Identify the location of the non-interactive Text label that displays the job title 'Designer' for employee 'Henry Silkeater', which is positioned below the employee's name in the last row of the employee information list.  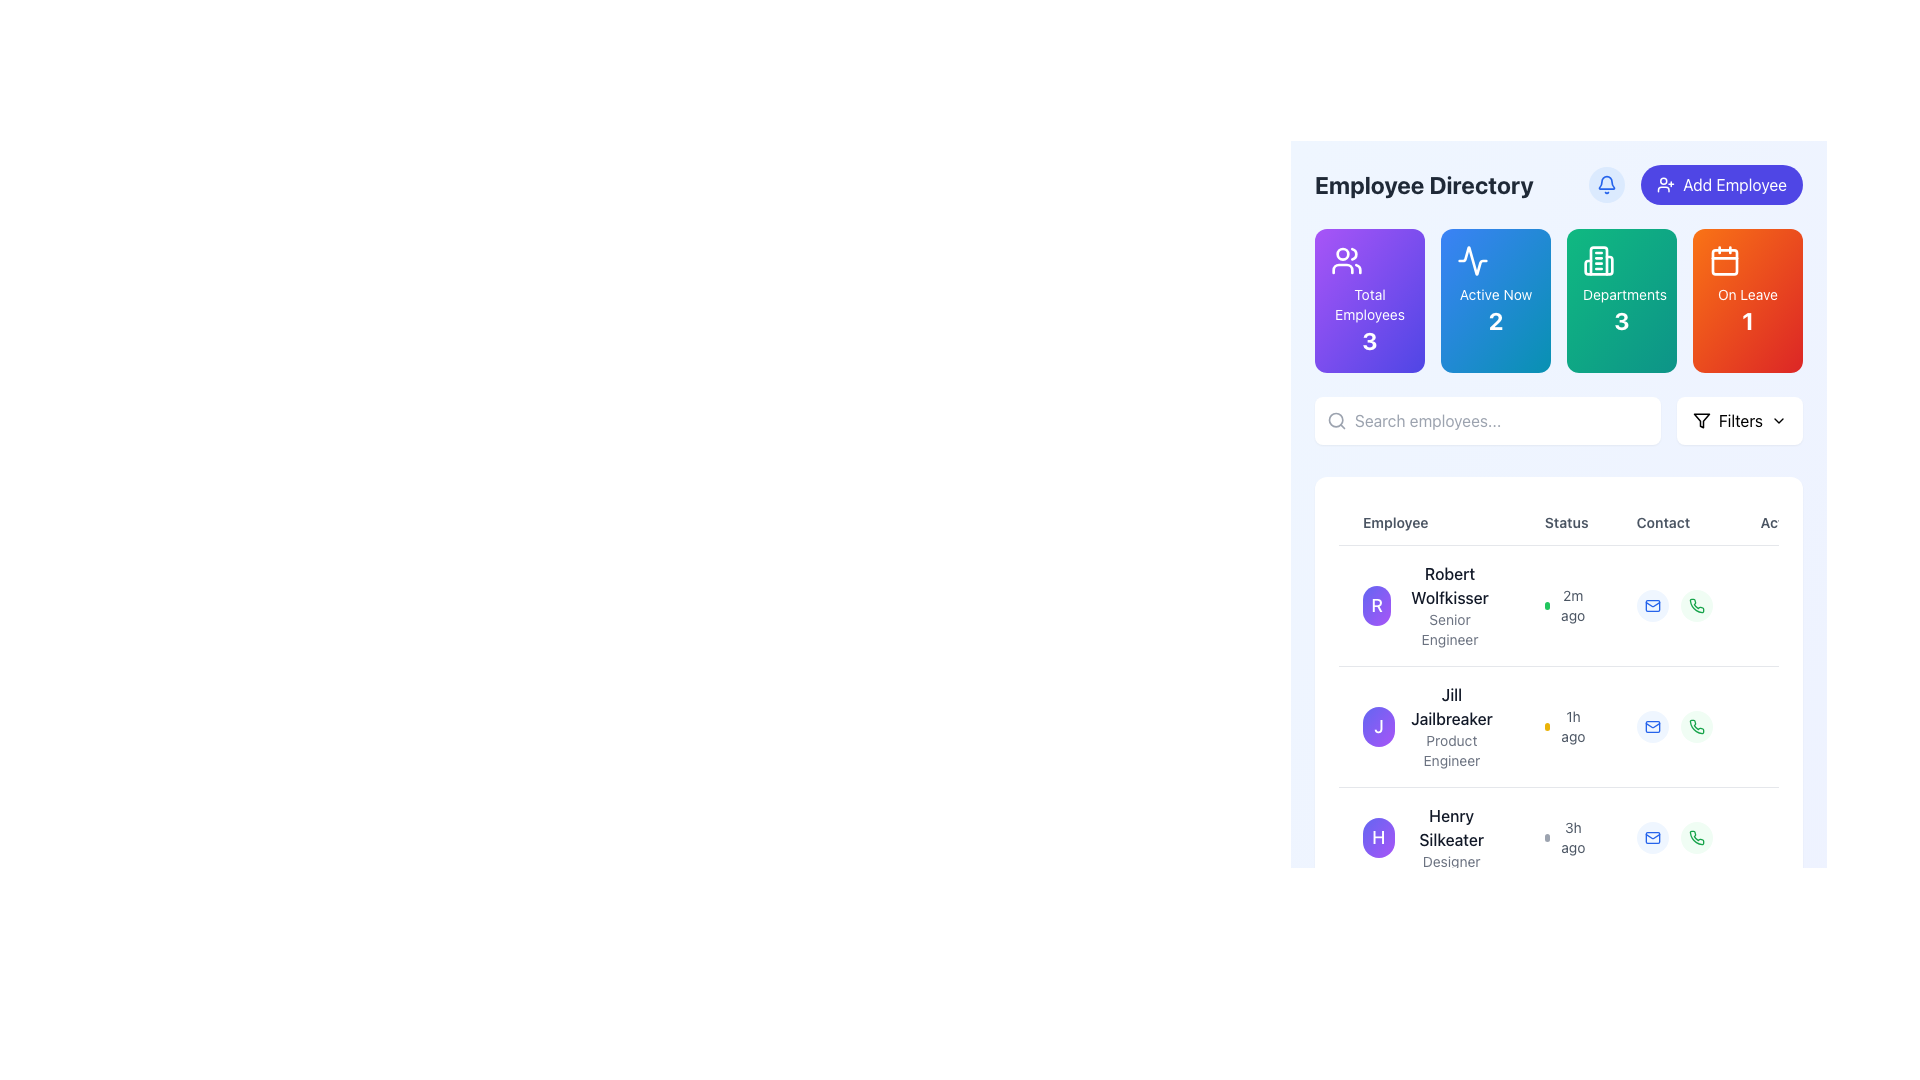
(1451, 860).